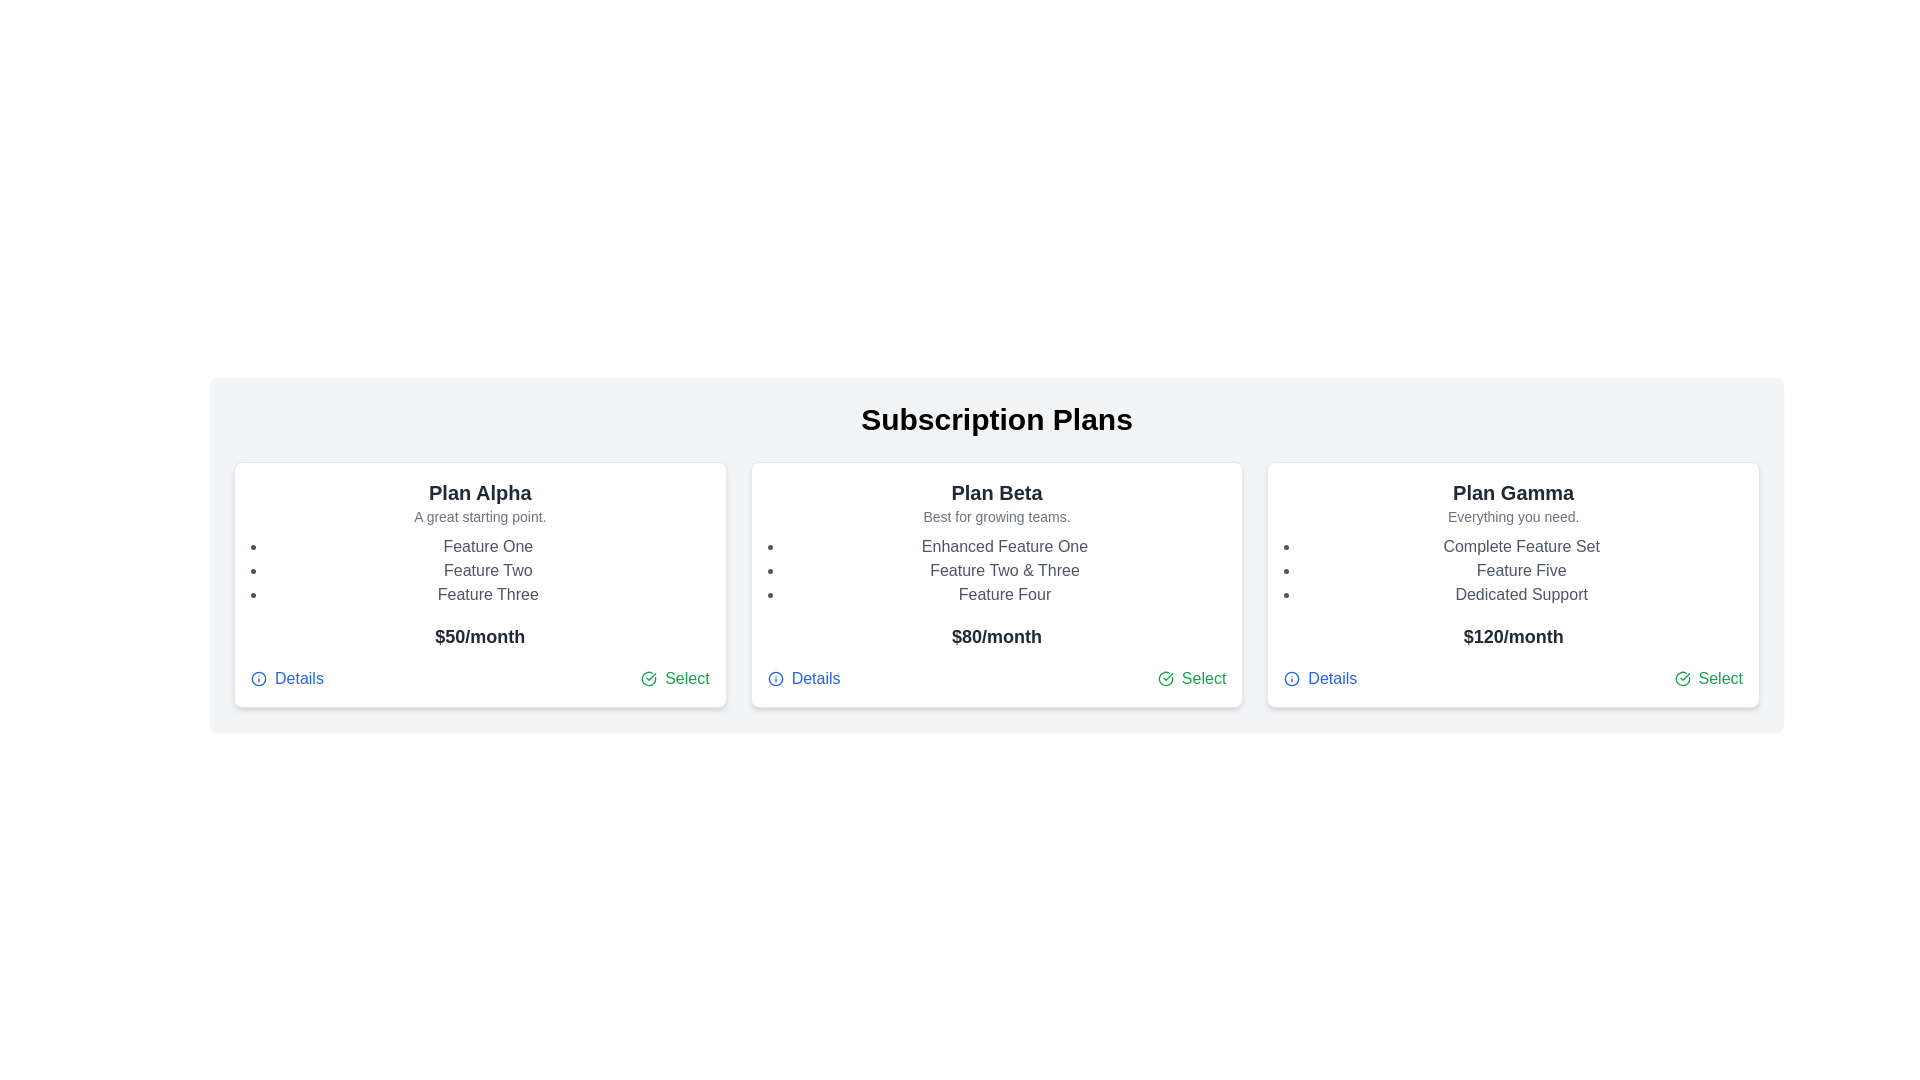 This screenshot has height=1080, width=1920. I want to click on title from the bold-text heading labeled 'Plan Alpha' that is prominently positioned at the top center of the card layout, so click(480, 493).